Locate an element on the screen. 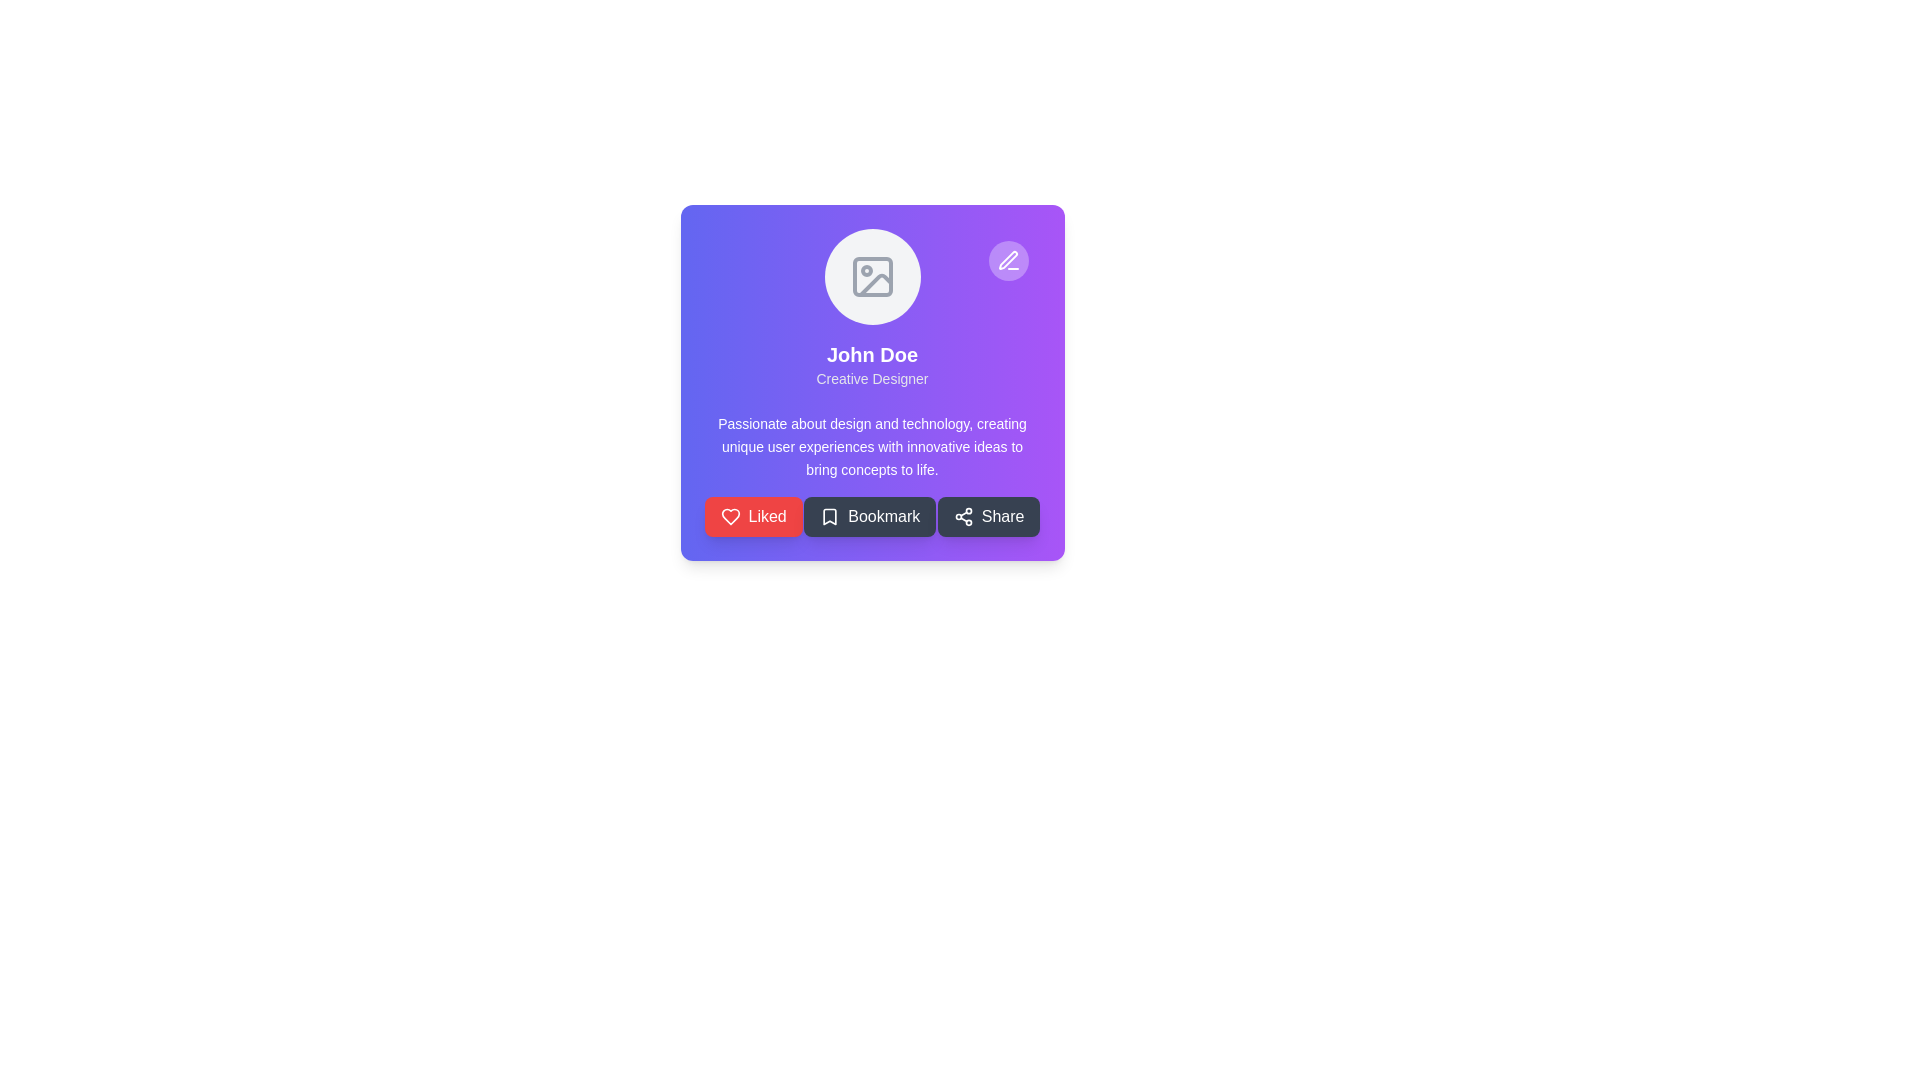  the bookmark button located in the toolbar at the bottom of the card, which is the second button in a horizontal row between the 'Liked' and 'Share' buttons is located at coordinates (870, 516).